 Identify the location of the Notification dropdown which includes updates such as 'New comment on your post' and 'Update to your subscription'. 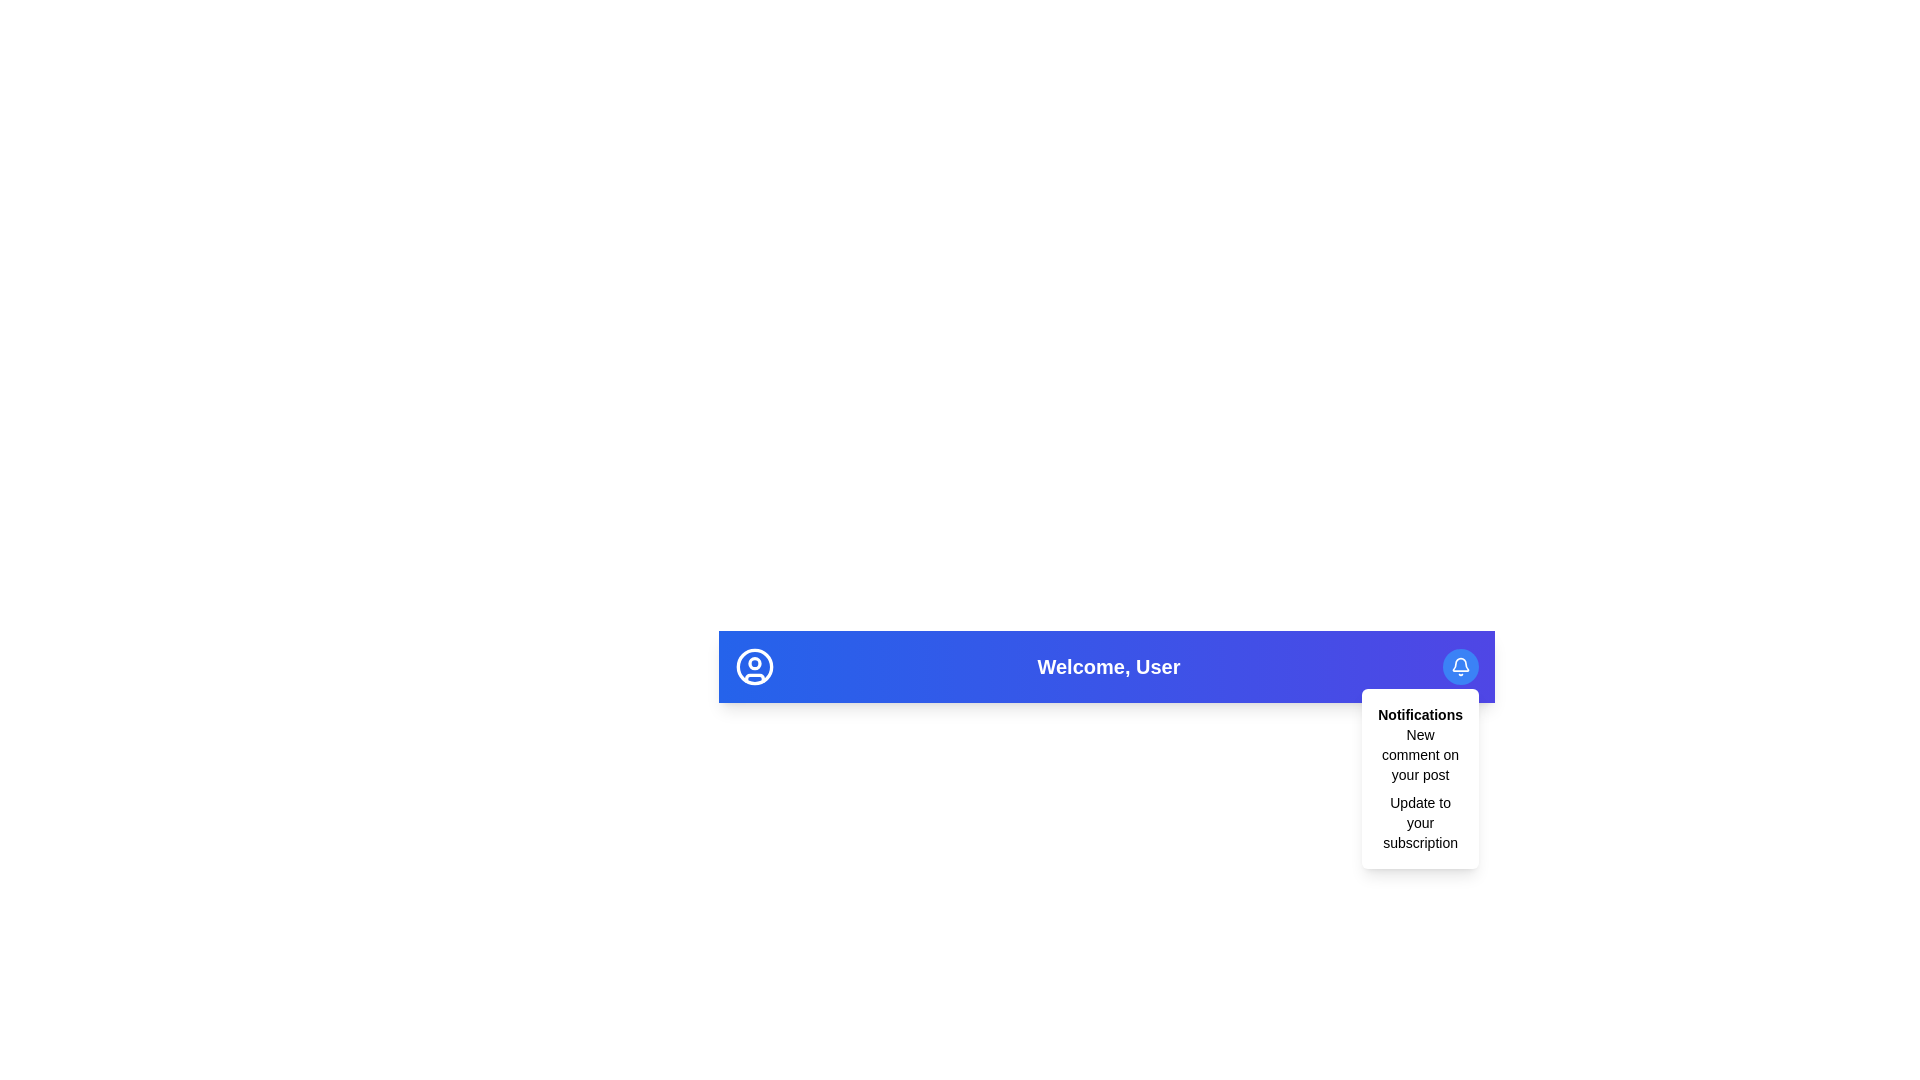
(1419, 778).